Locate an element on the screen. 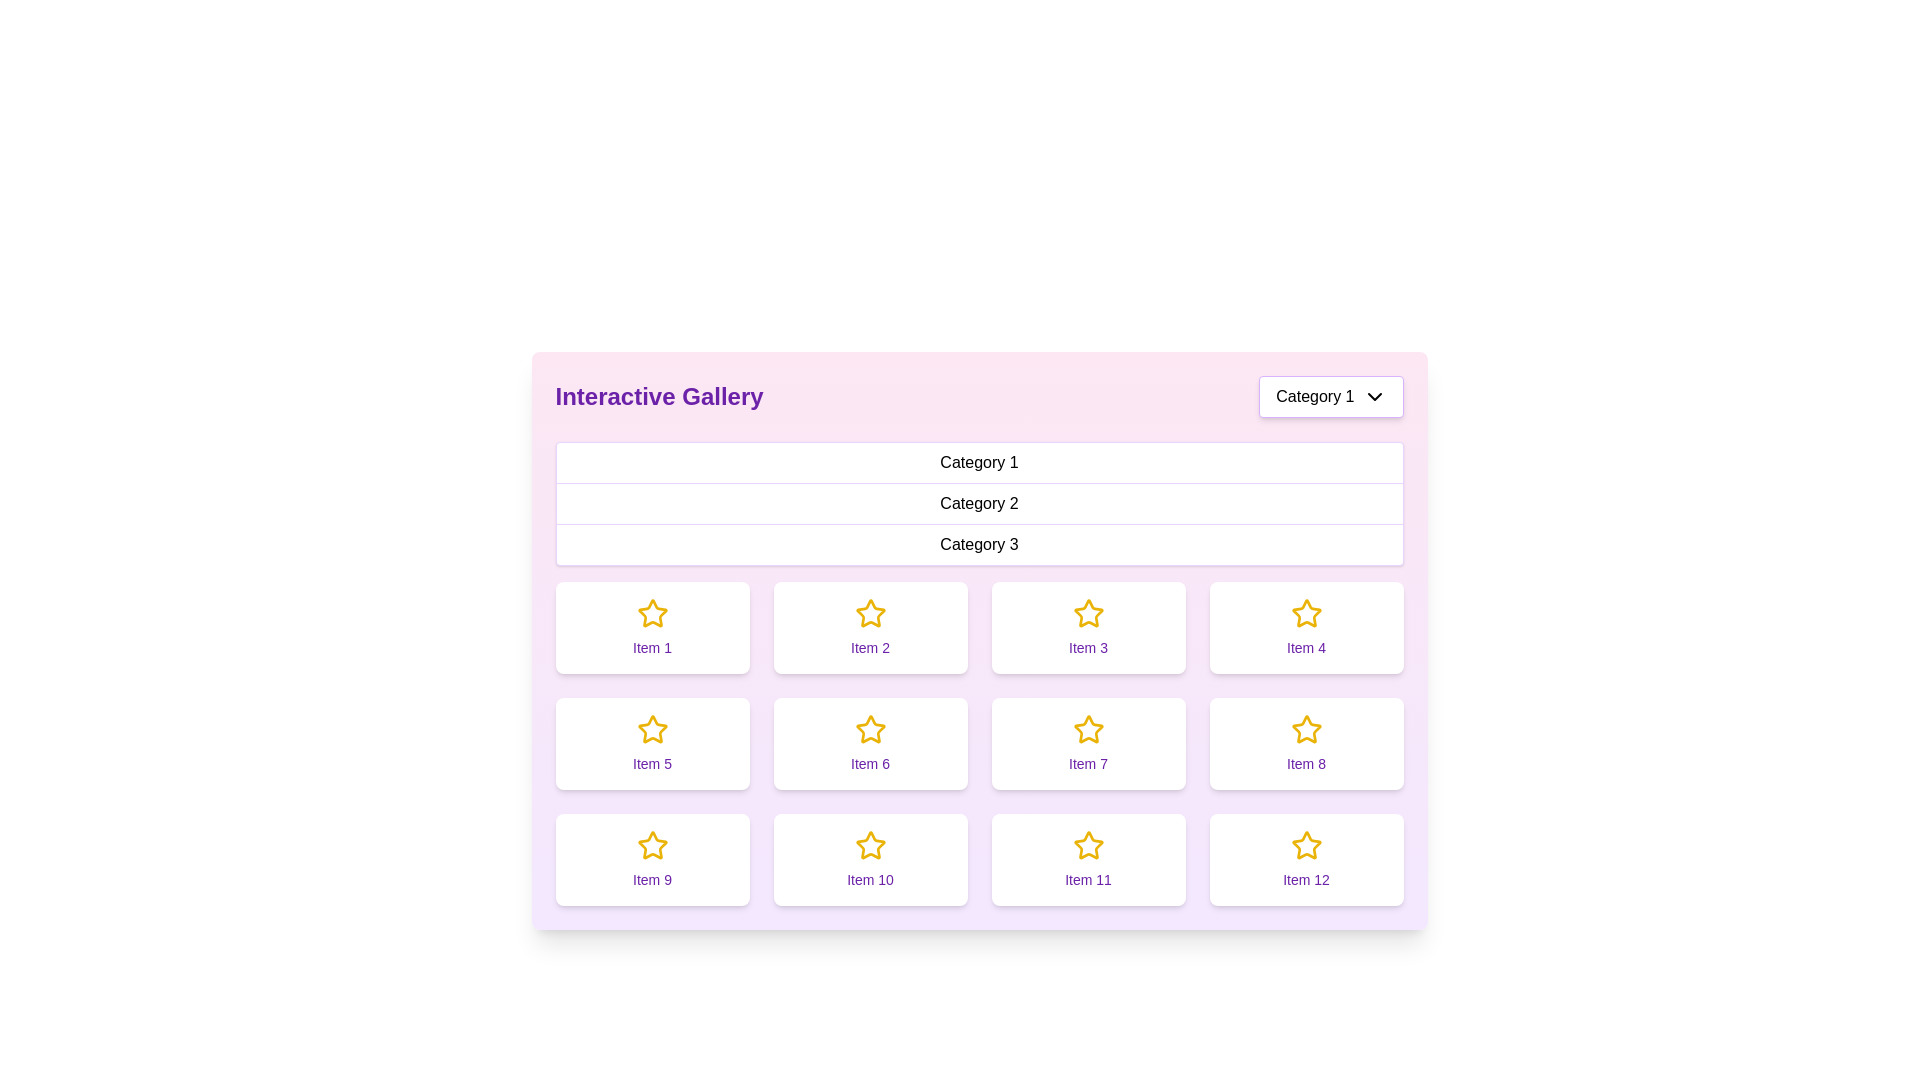  the yellow star-shaped icon with a solid border and a hollow center located within the card labeled 'Item 2', positioned above the text label and centered horizontally inside the card is located at coordinates (870, 612).